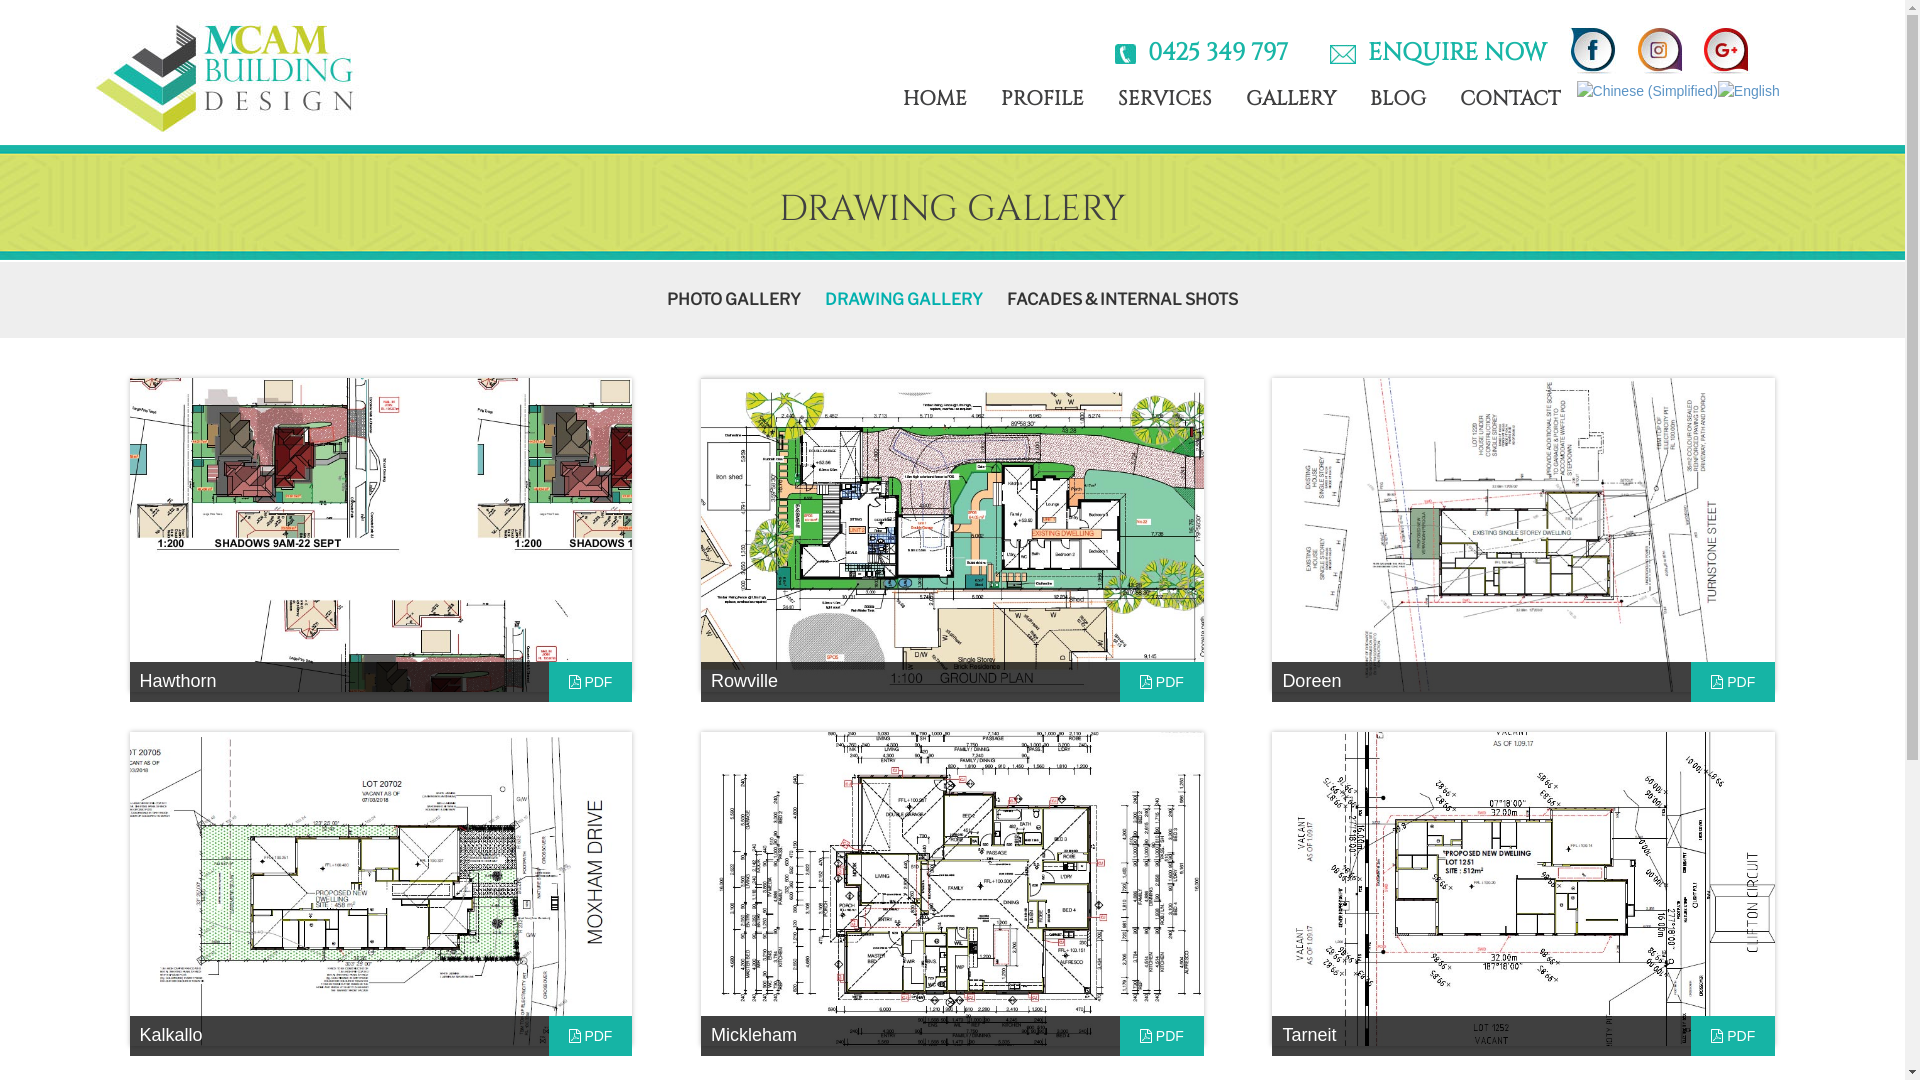 The width and height of the screenshot is (1920, 1080). I want to click on 'google', so click(1725, 49).